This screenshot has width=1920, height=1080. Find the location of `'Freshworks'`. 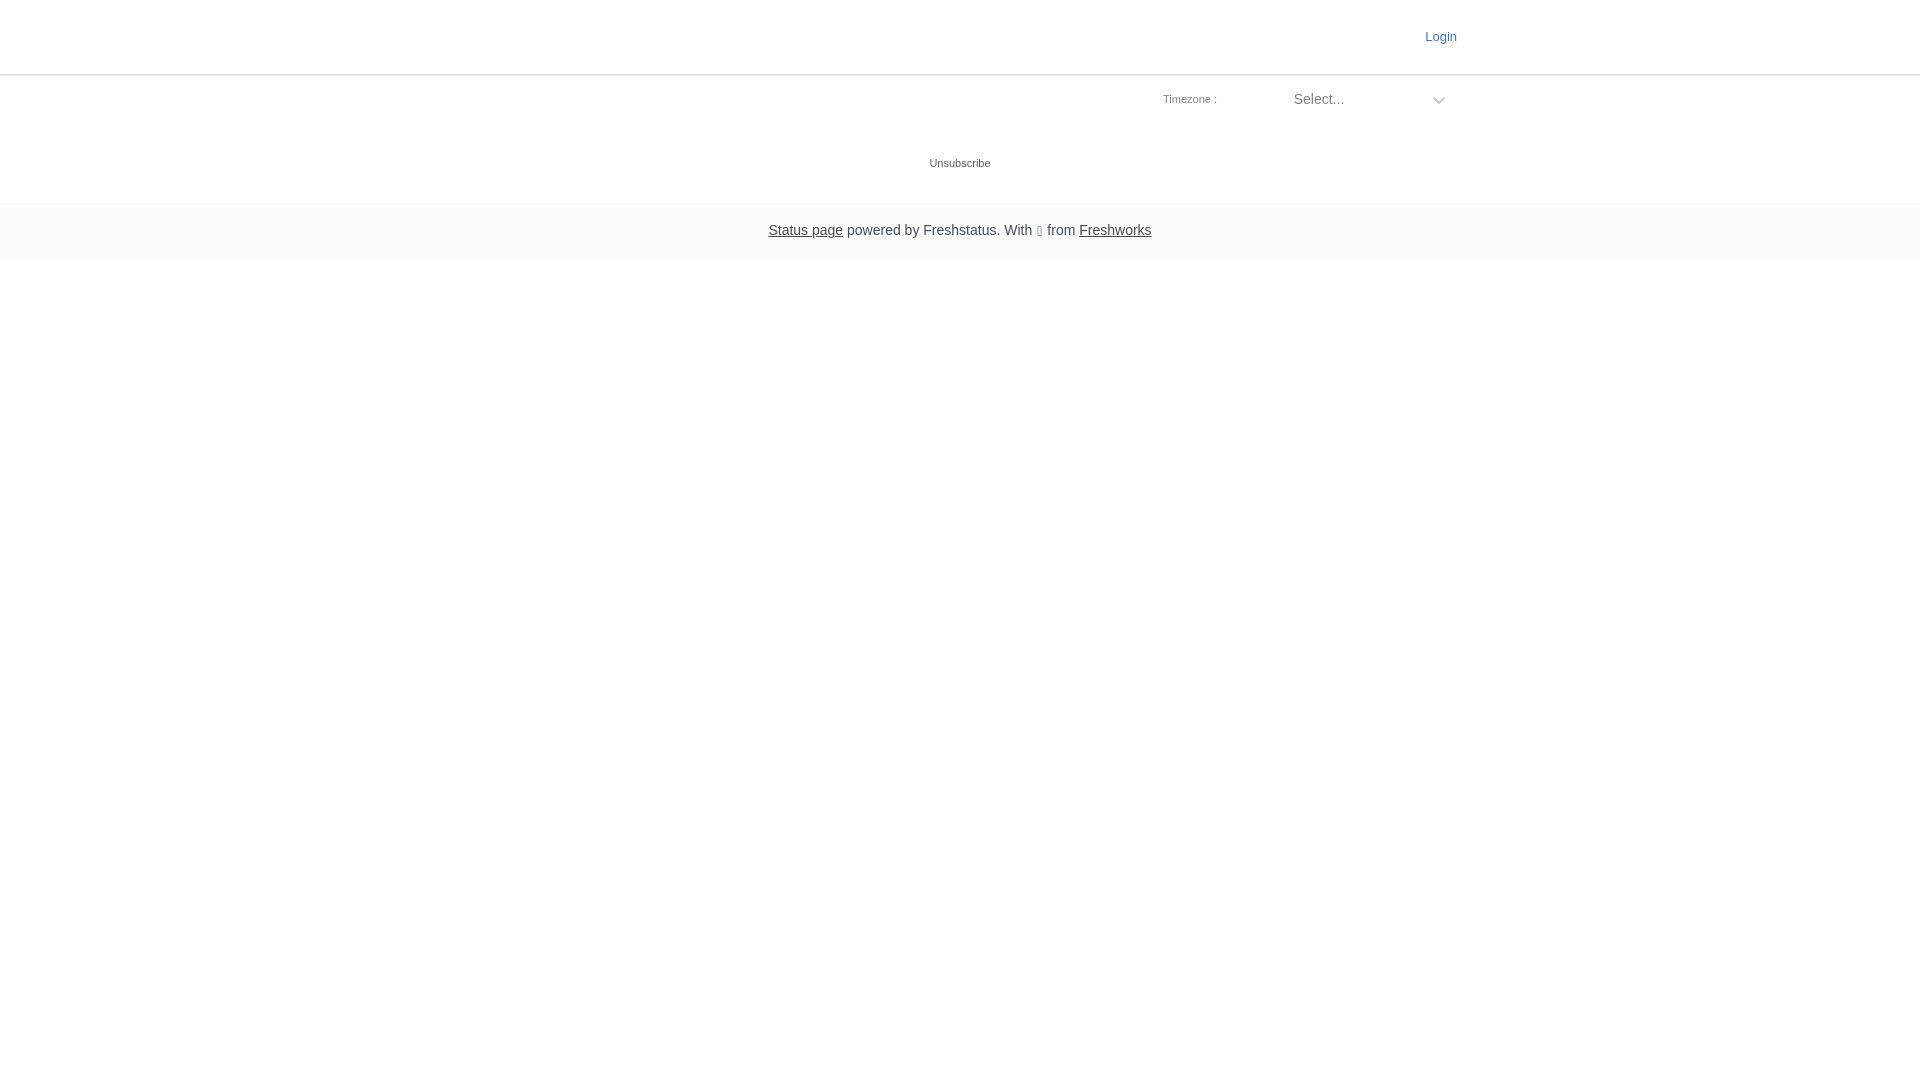

'Freshworks' is located at coordinates (1113, 229).